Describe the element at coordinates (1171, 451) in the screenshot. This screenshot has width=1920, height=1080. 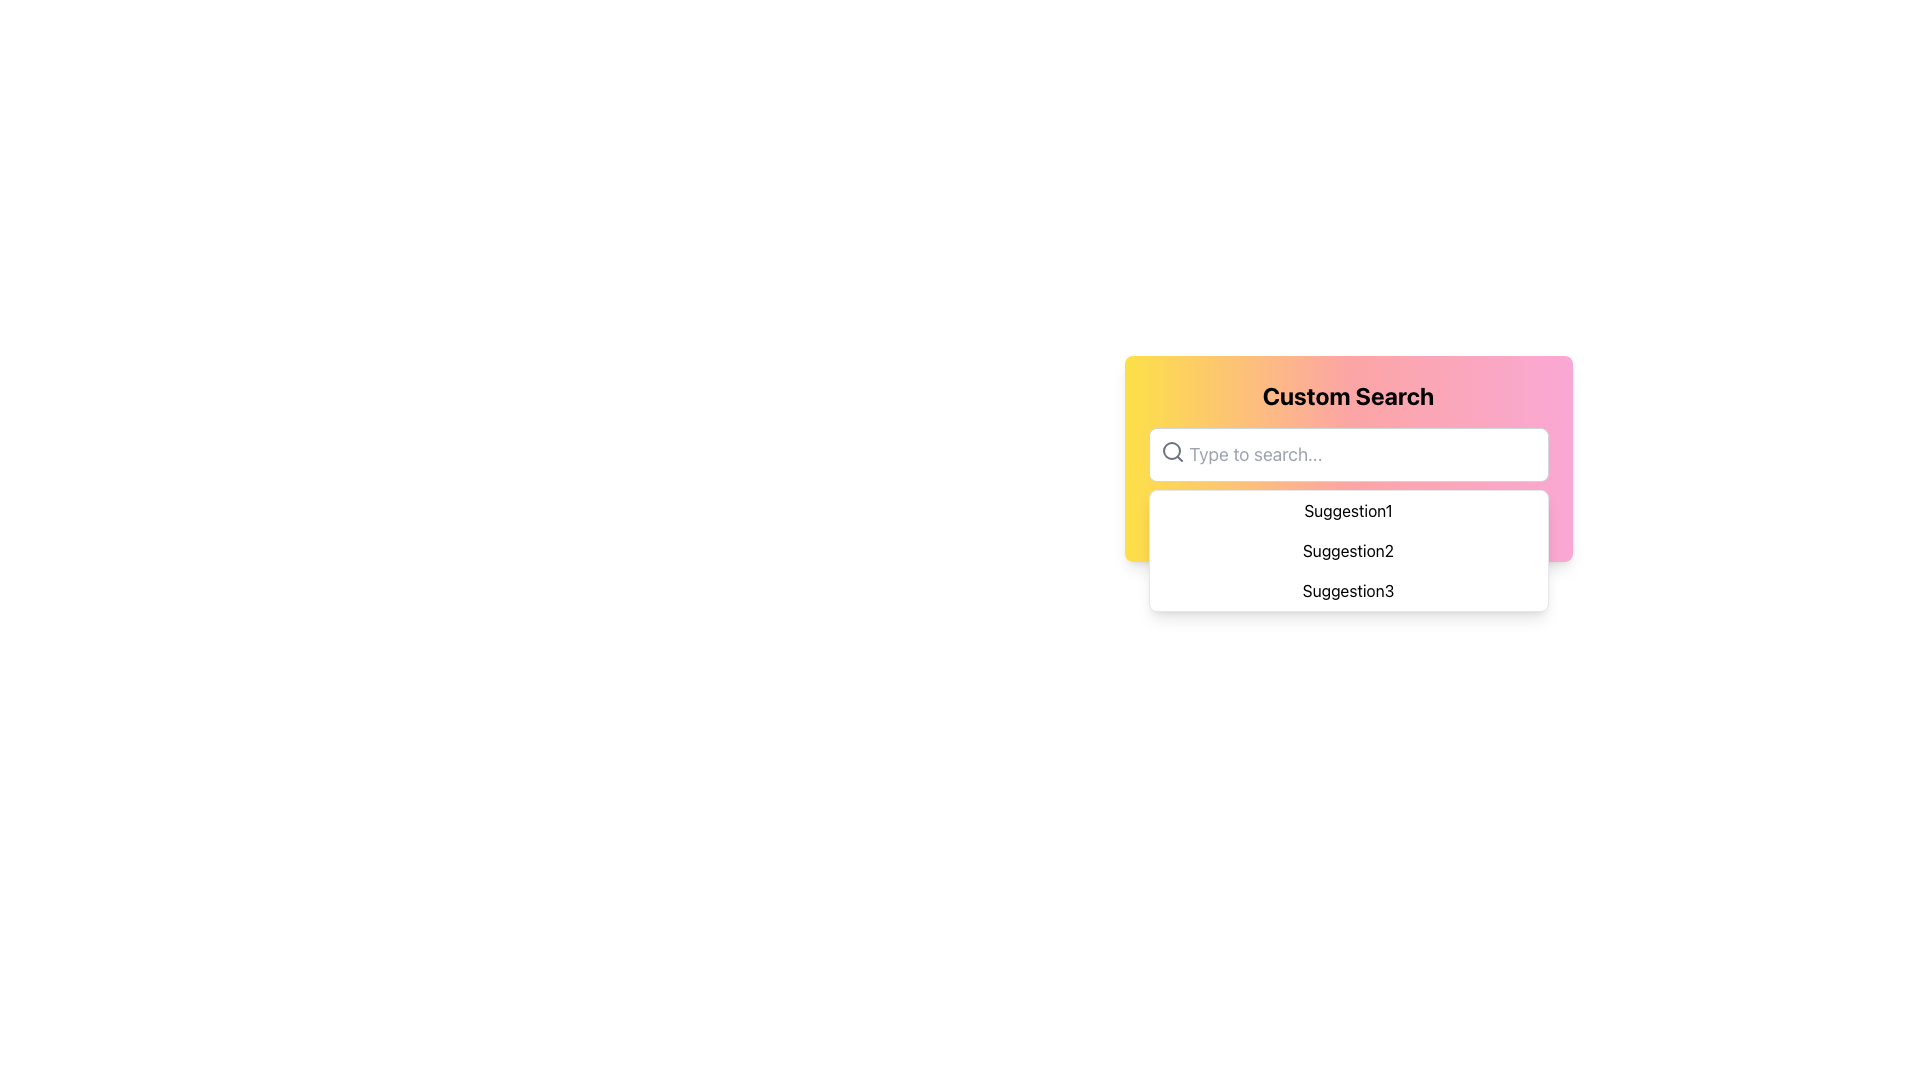
I see `the circular part of the search icon, which is positioned at the center of the magnifying glass icon located on the left side of the search bar` at that location.